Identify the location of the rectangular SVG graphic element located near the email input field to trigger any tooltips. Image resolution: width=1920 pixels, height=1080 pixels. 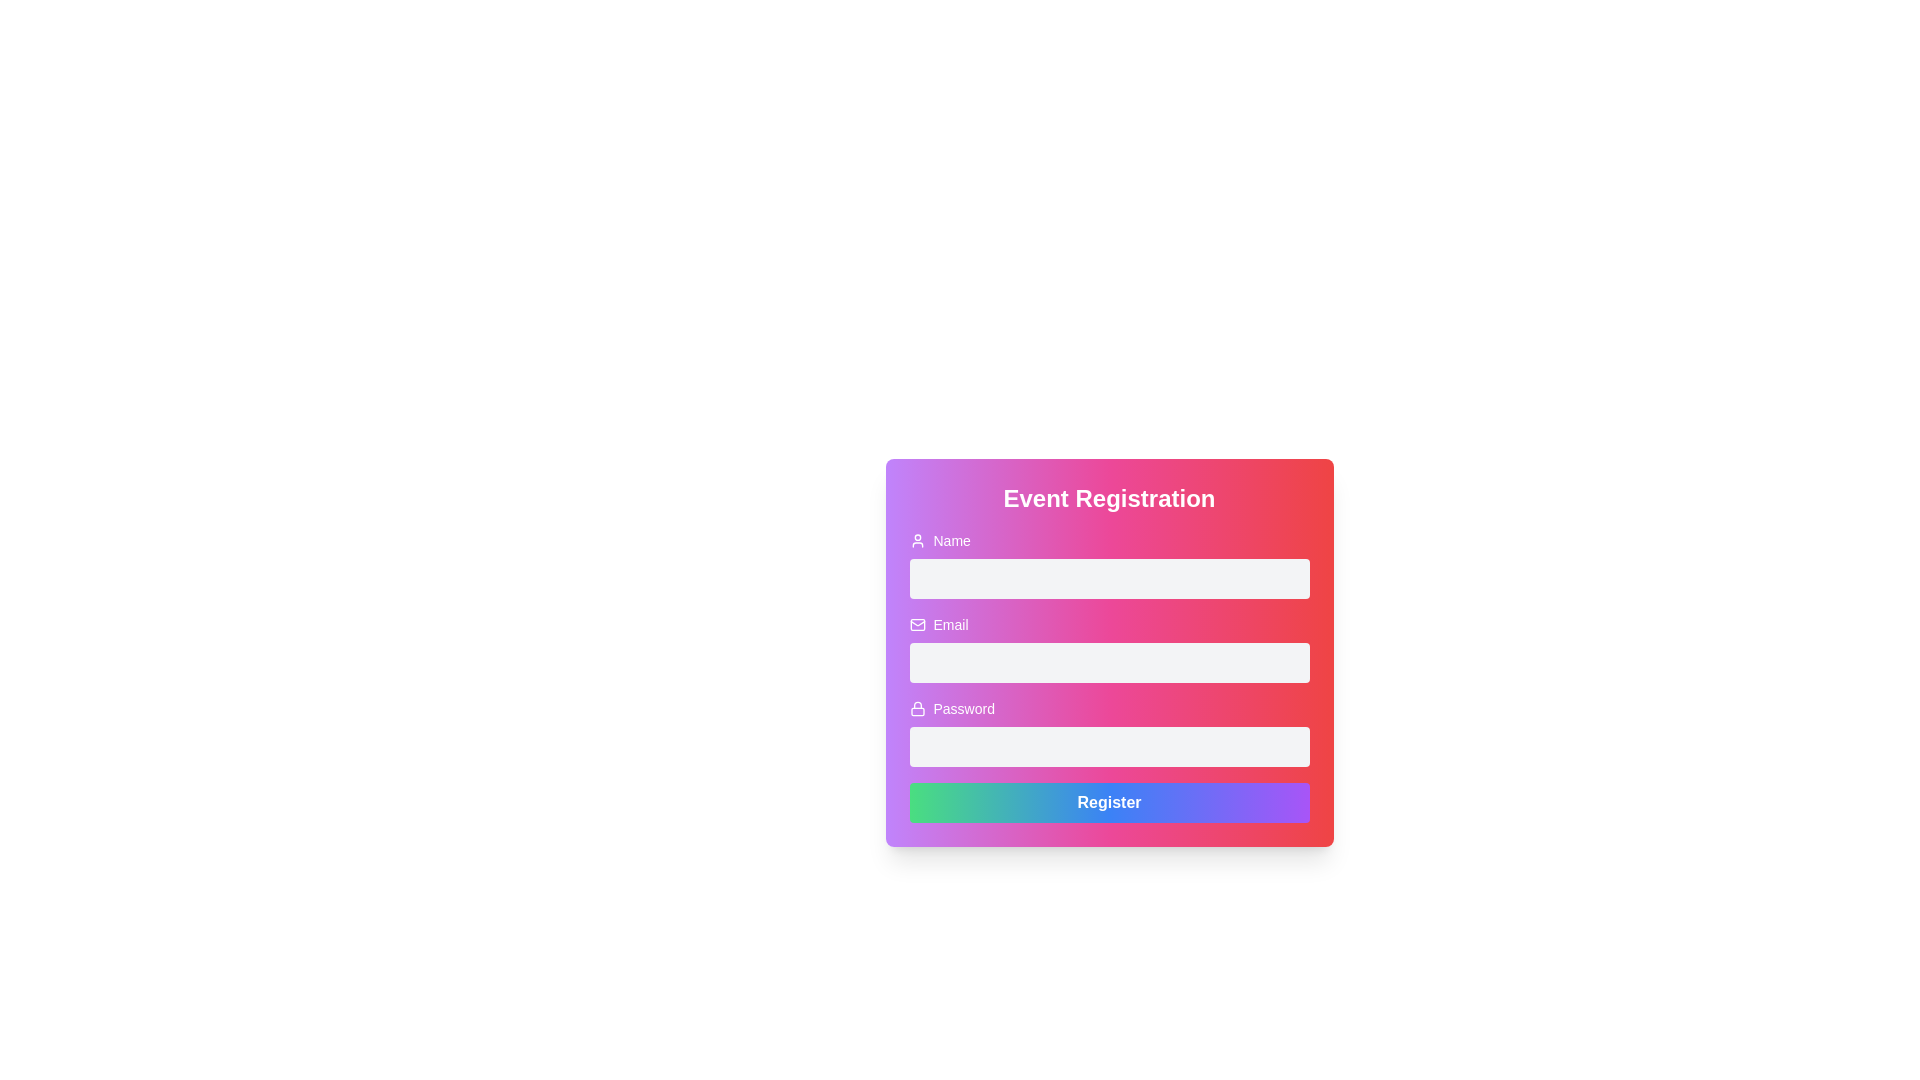
(916, 623).